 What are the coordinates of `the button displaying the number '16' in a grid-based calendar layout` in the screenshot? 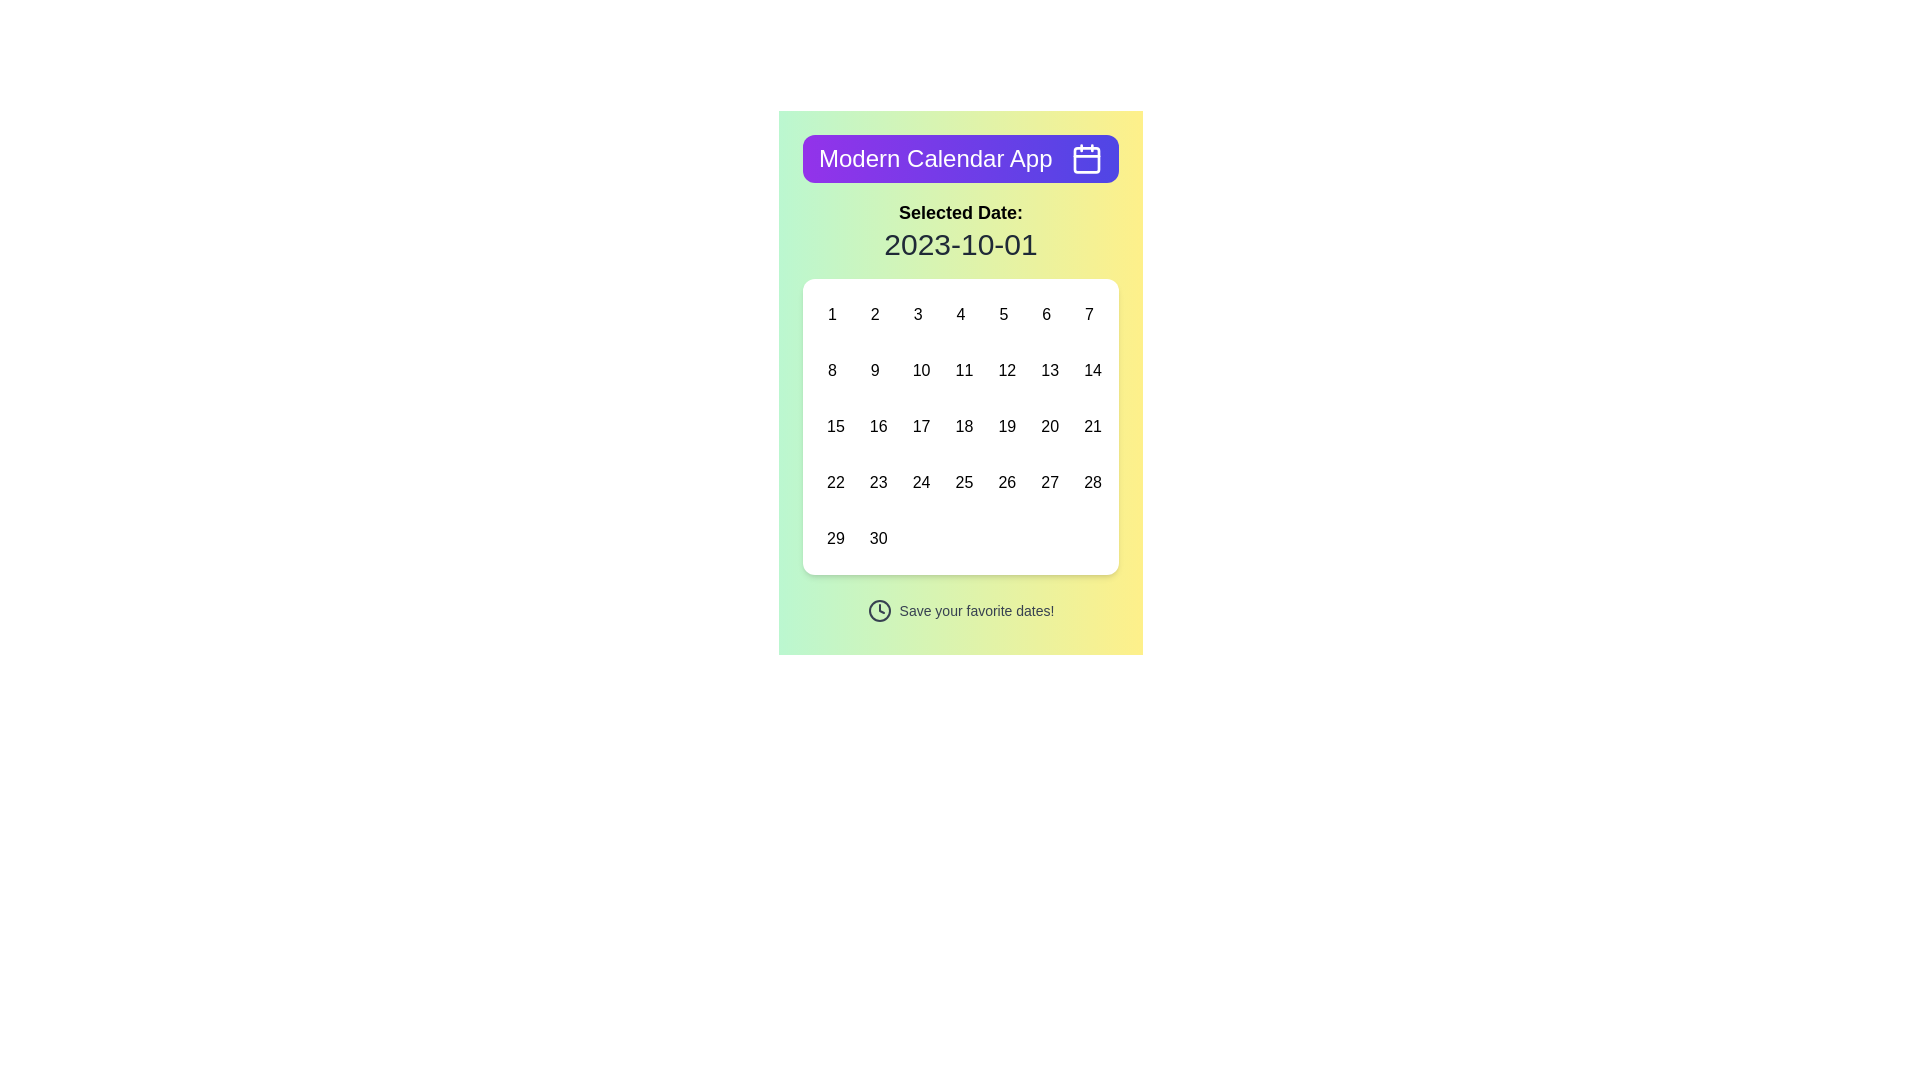 It's located at (875, 426).